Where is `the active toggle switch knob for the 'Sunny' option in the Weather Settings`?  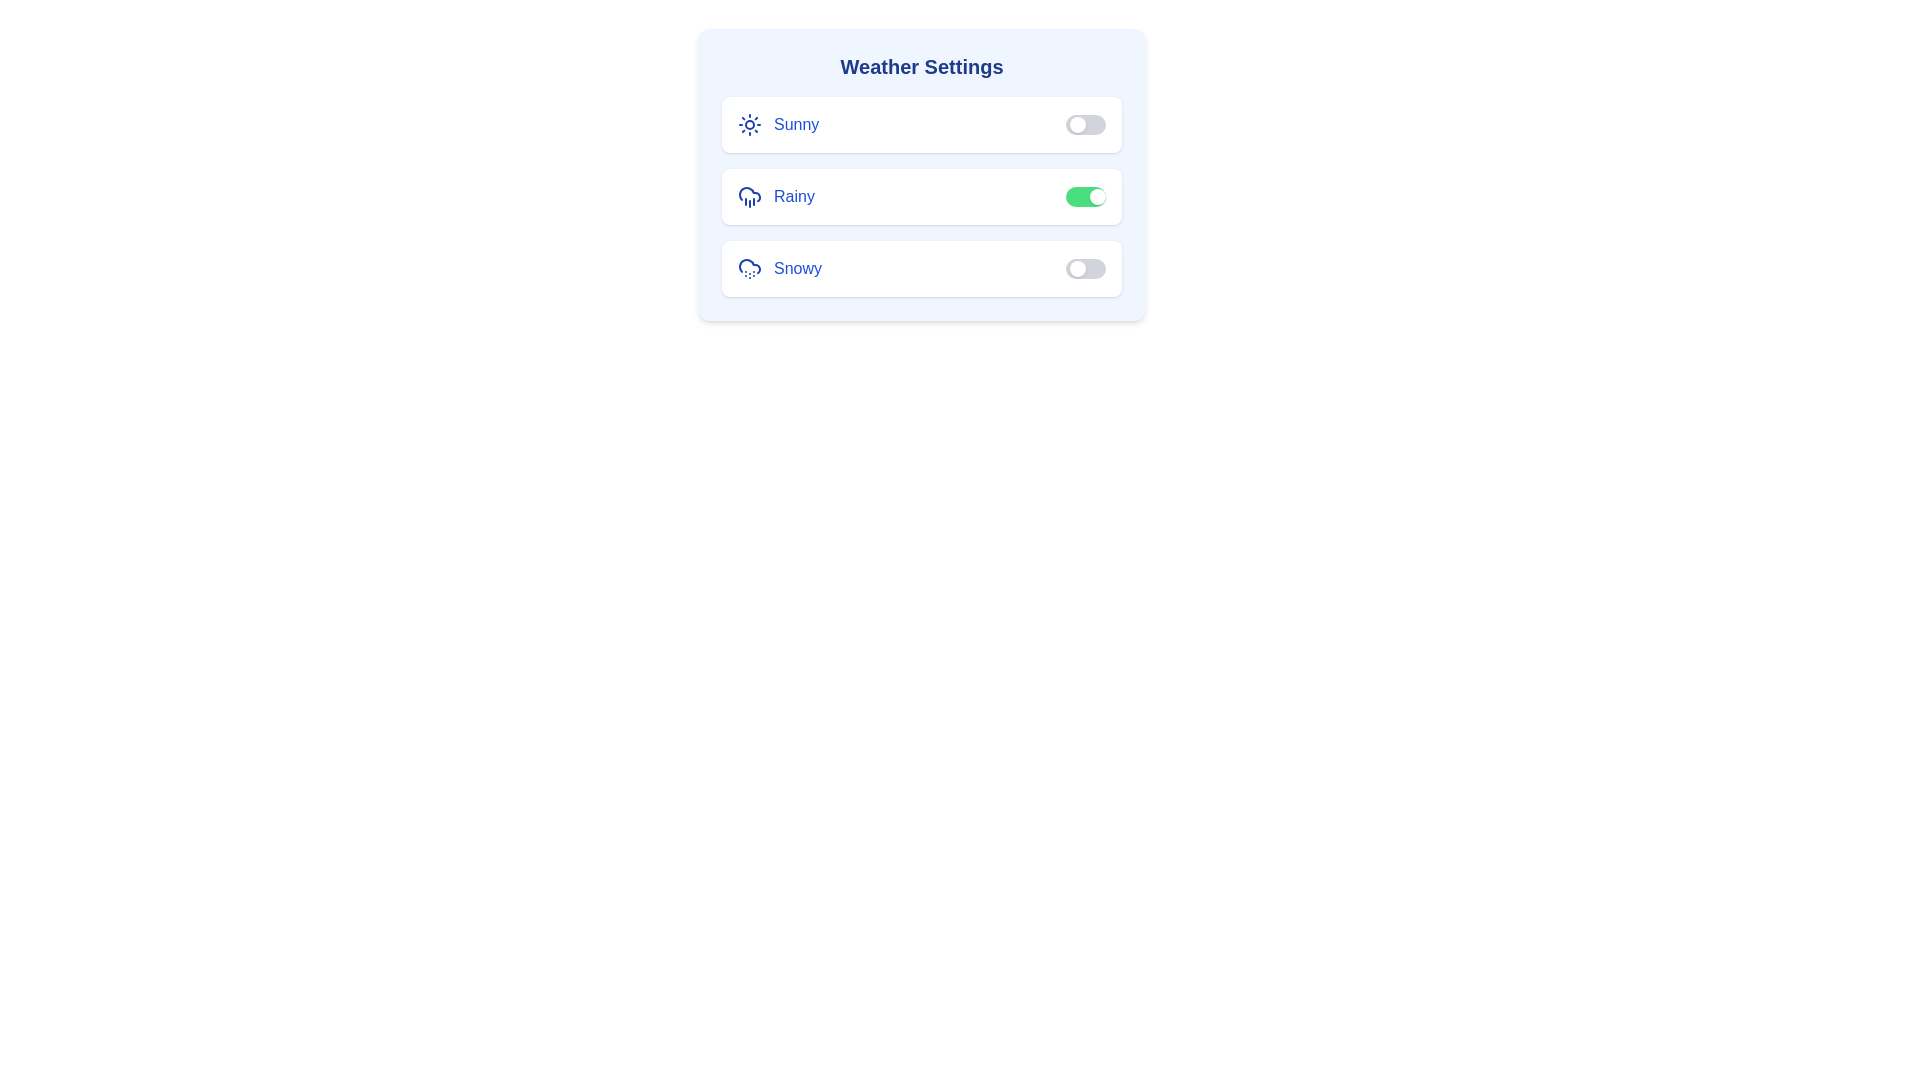 the active toggle switch knob for the 'Sunny' option in the Weather Settings is located at coordinates (1077, 124).